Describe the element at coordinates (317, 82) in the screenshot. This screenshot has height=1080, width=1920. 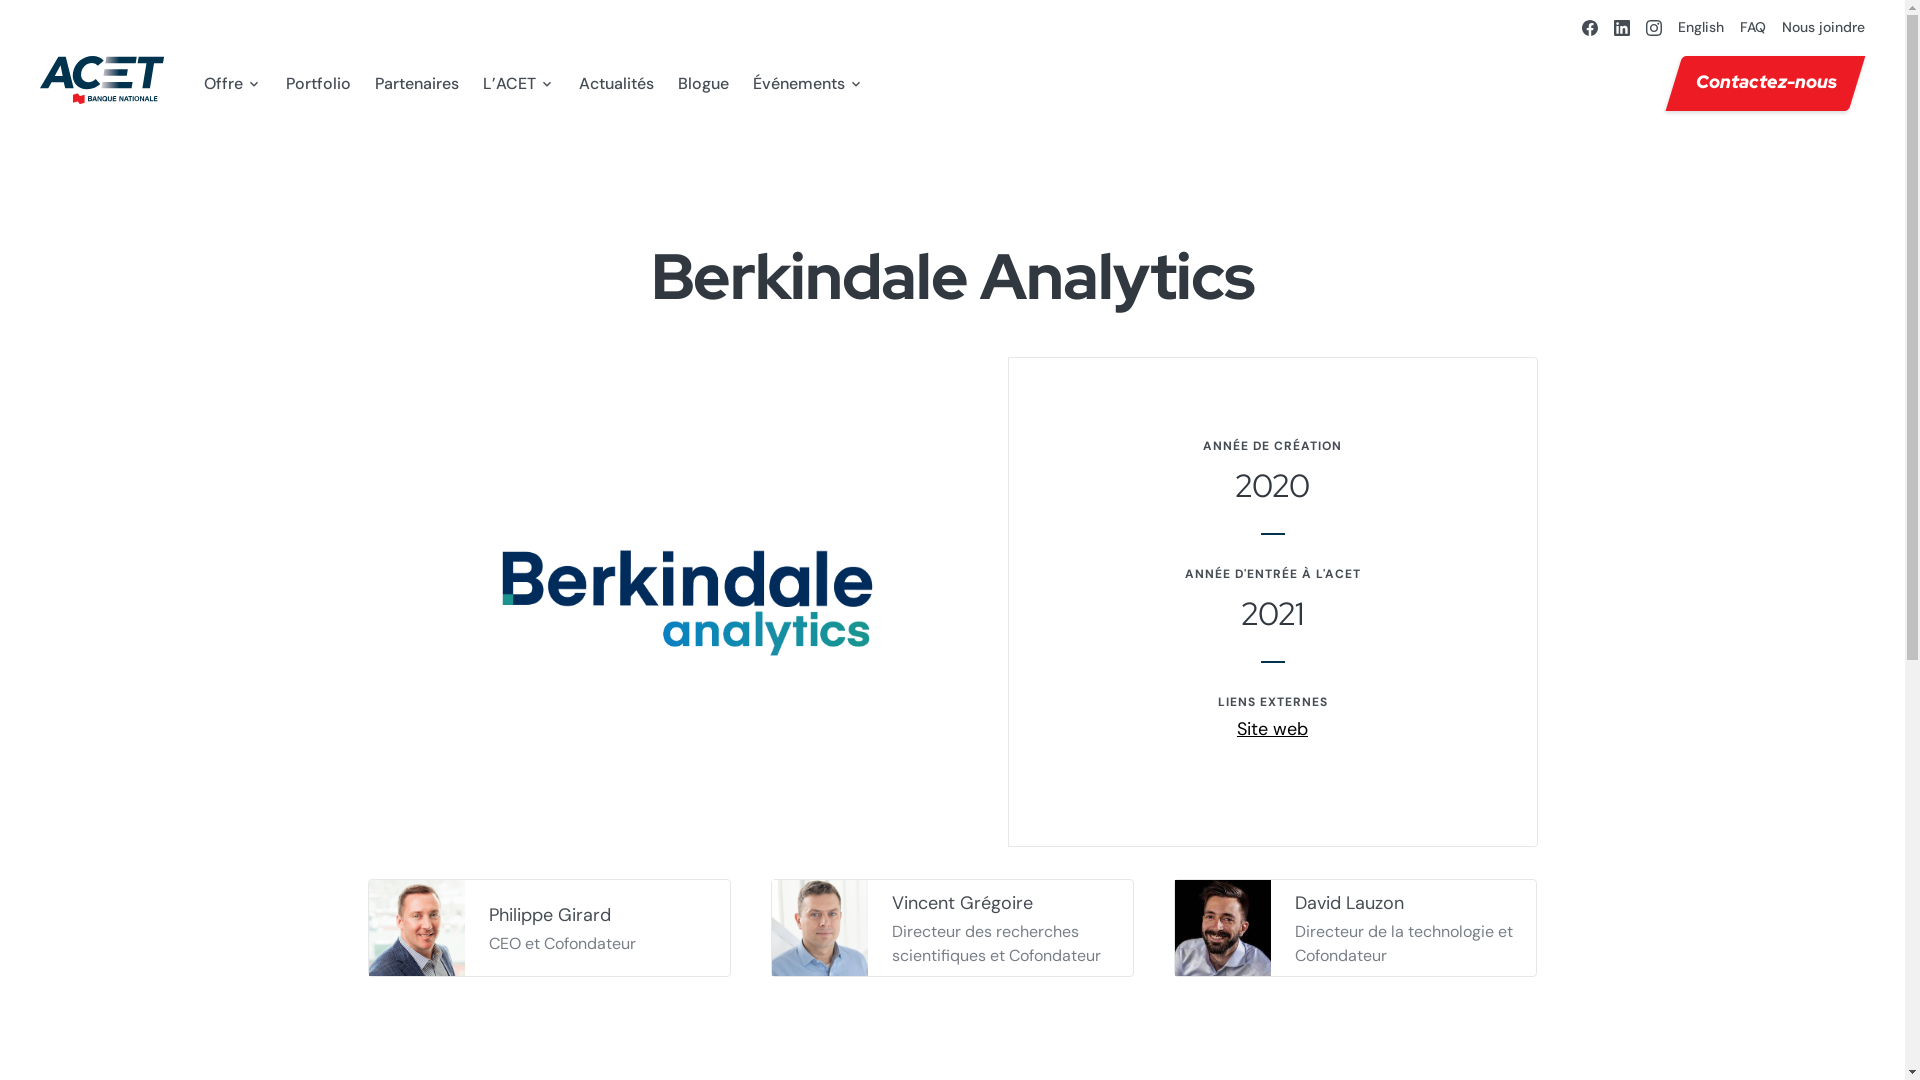
I see `'Portfolio'` at that location.